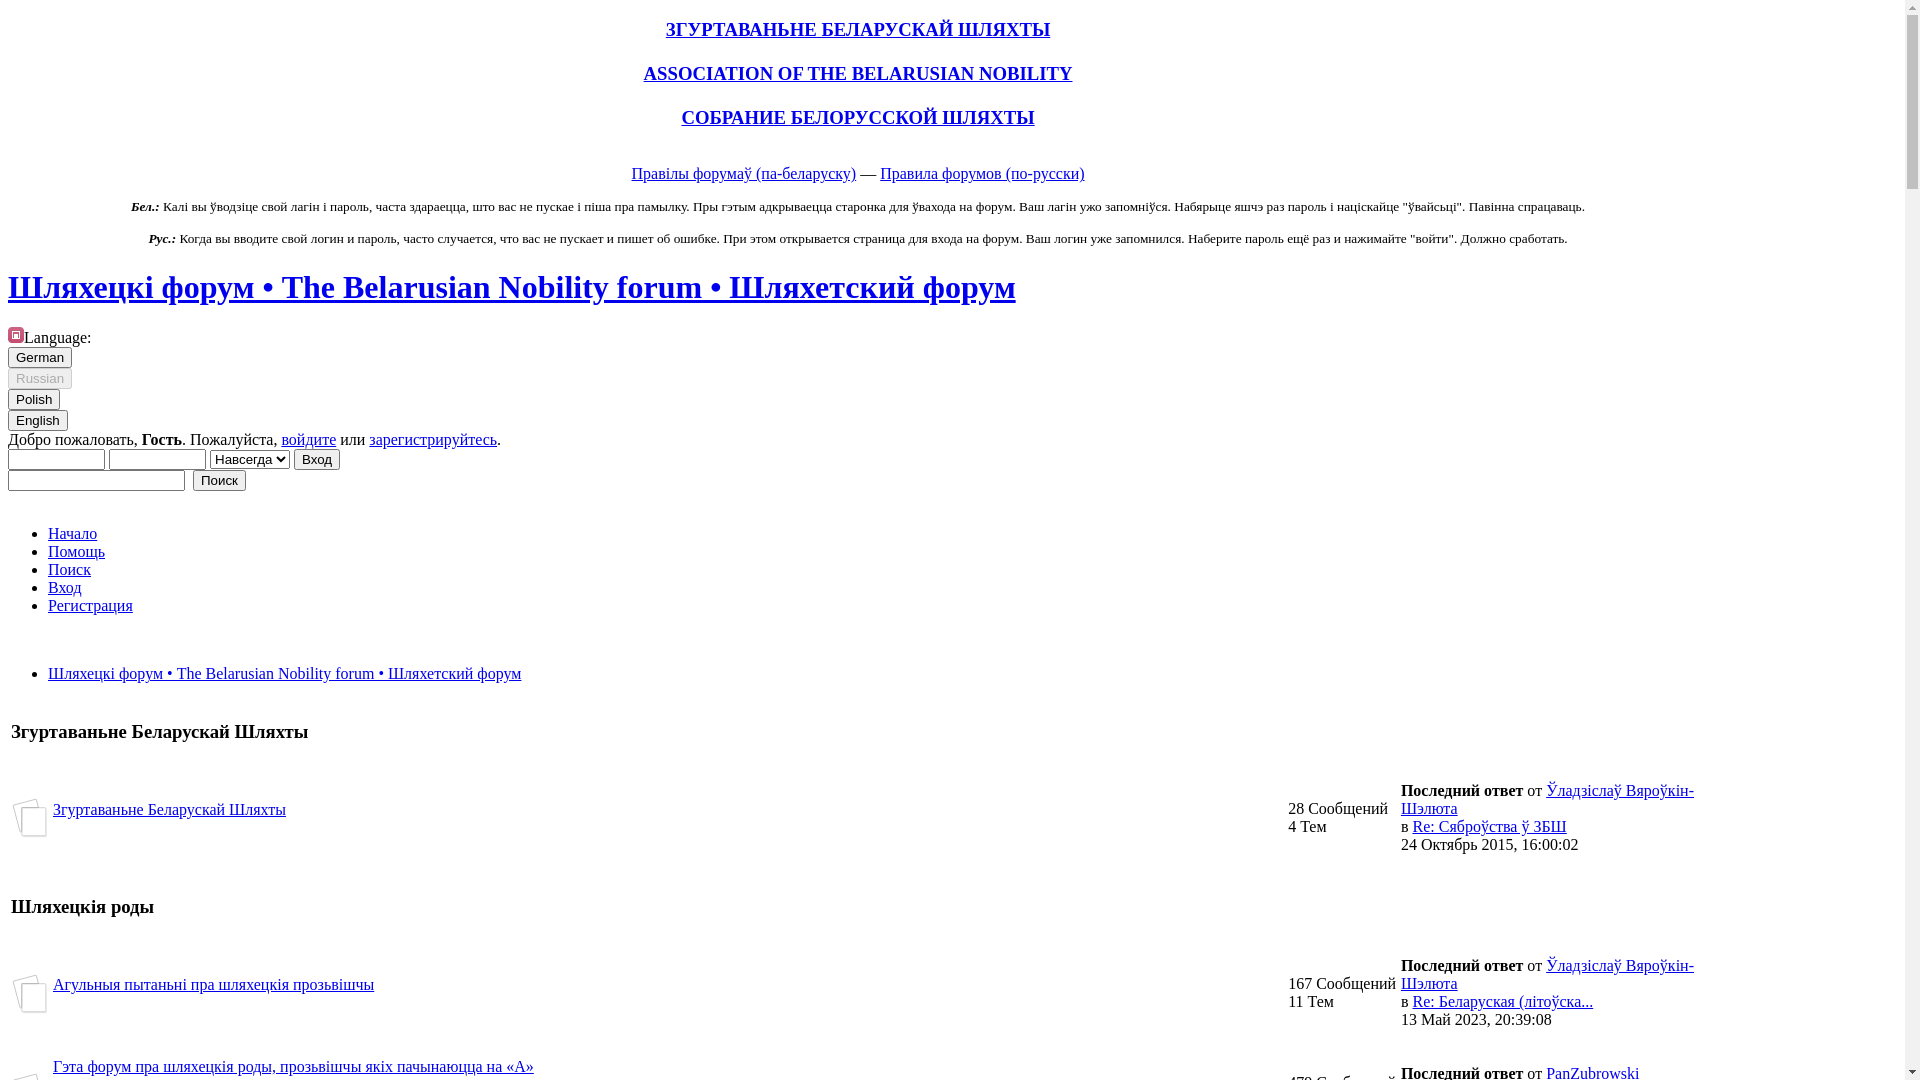 This screenshot has width=1920, height=1080. What do you see at coordinates (858, 72) in the screenshot?
I see `'ASSOCIATION OF THE BELARUSIAN NOBILITY'` at bounding box center [858, 72].